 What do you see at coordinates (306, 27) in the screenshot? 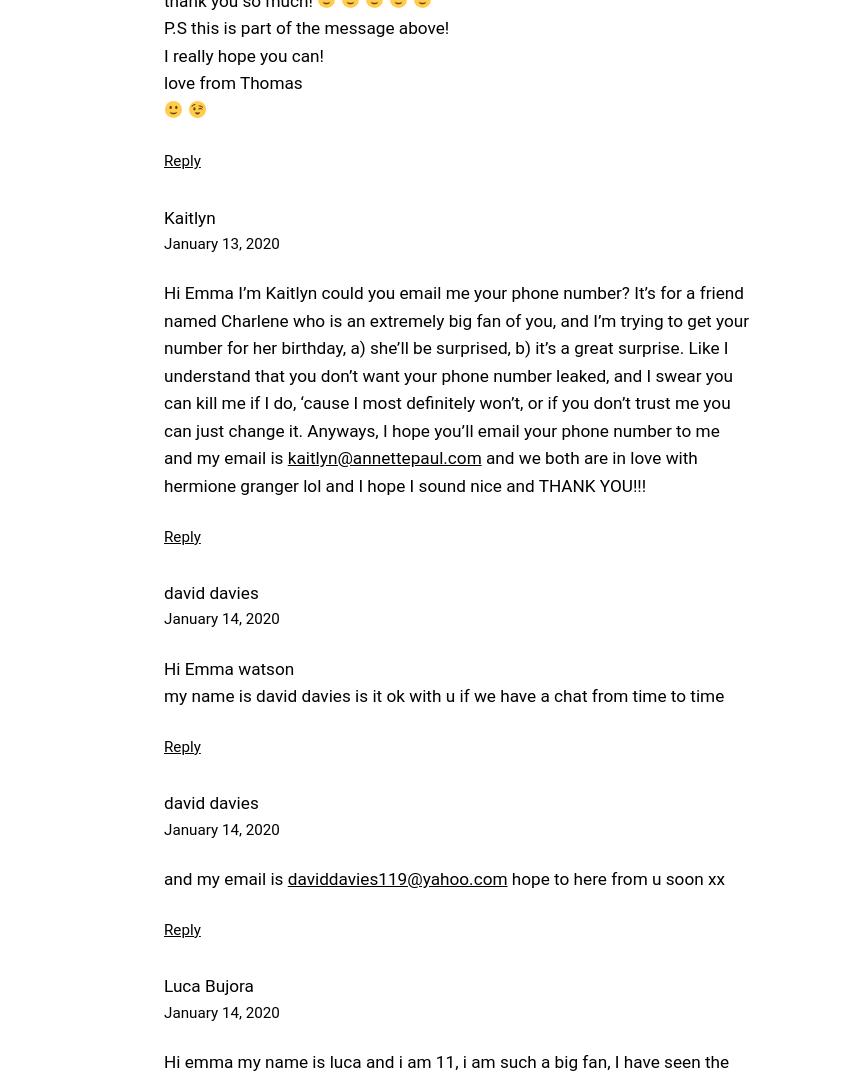
I see `'P.S this is part of the message above!'` at bounding box center [306, 27].